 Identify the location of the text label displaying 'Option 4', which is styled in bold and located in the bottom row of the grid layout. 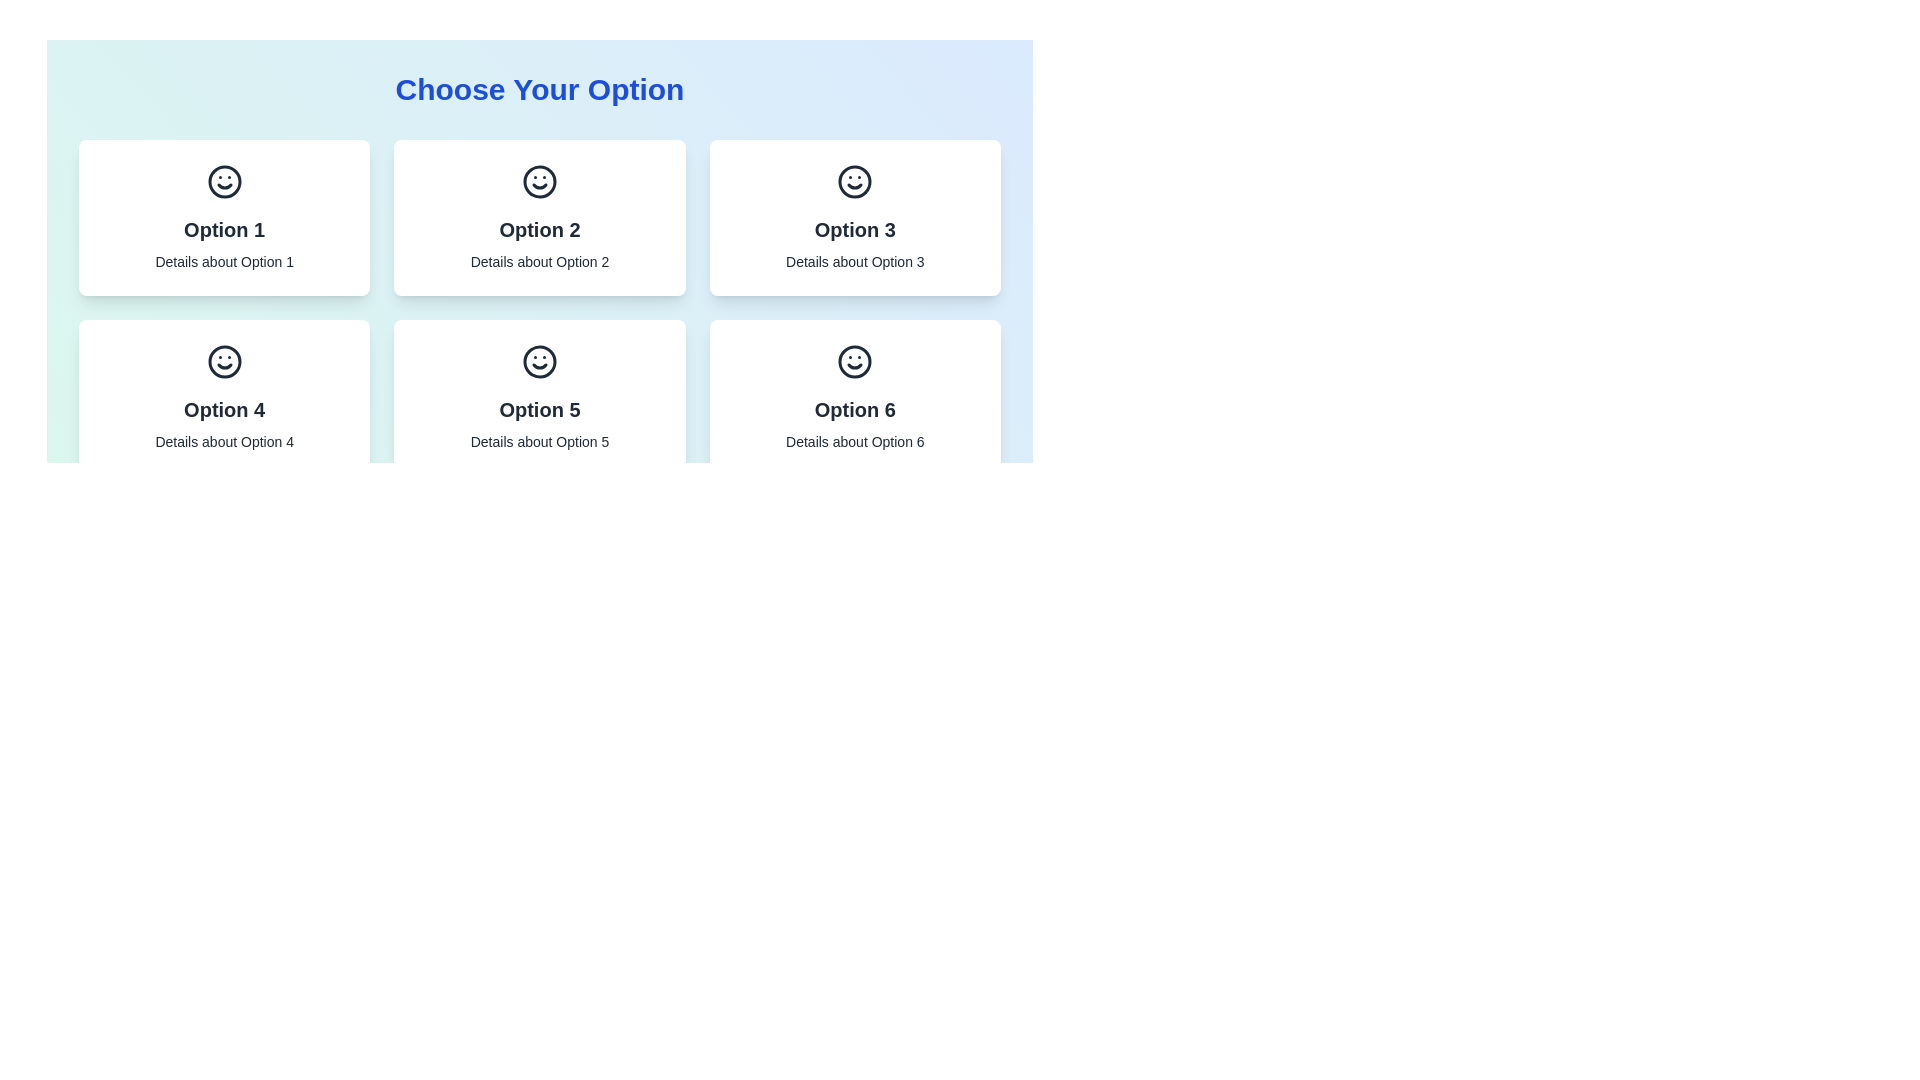
(224, 408).